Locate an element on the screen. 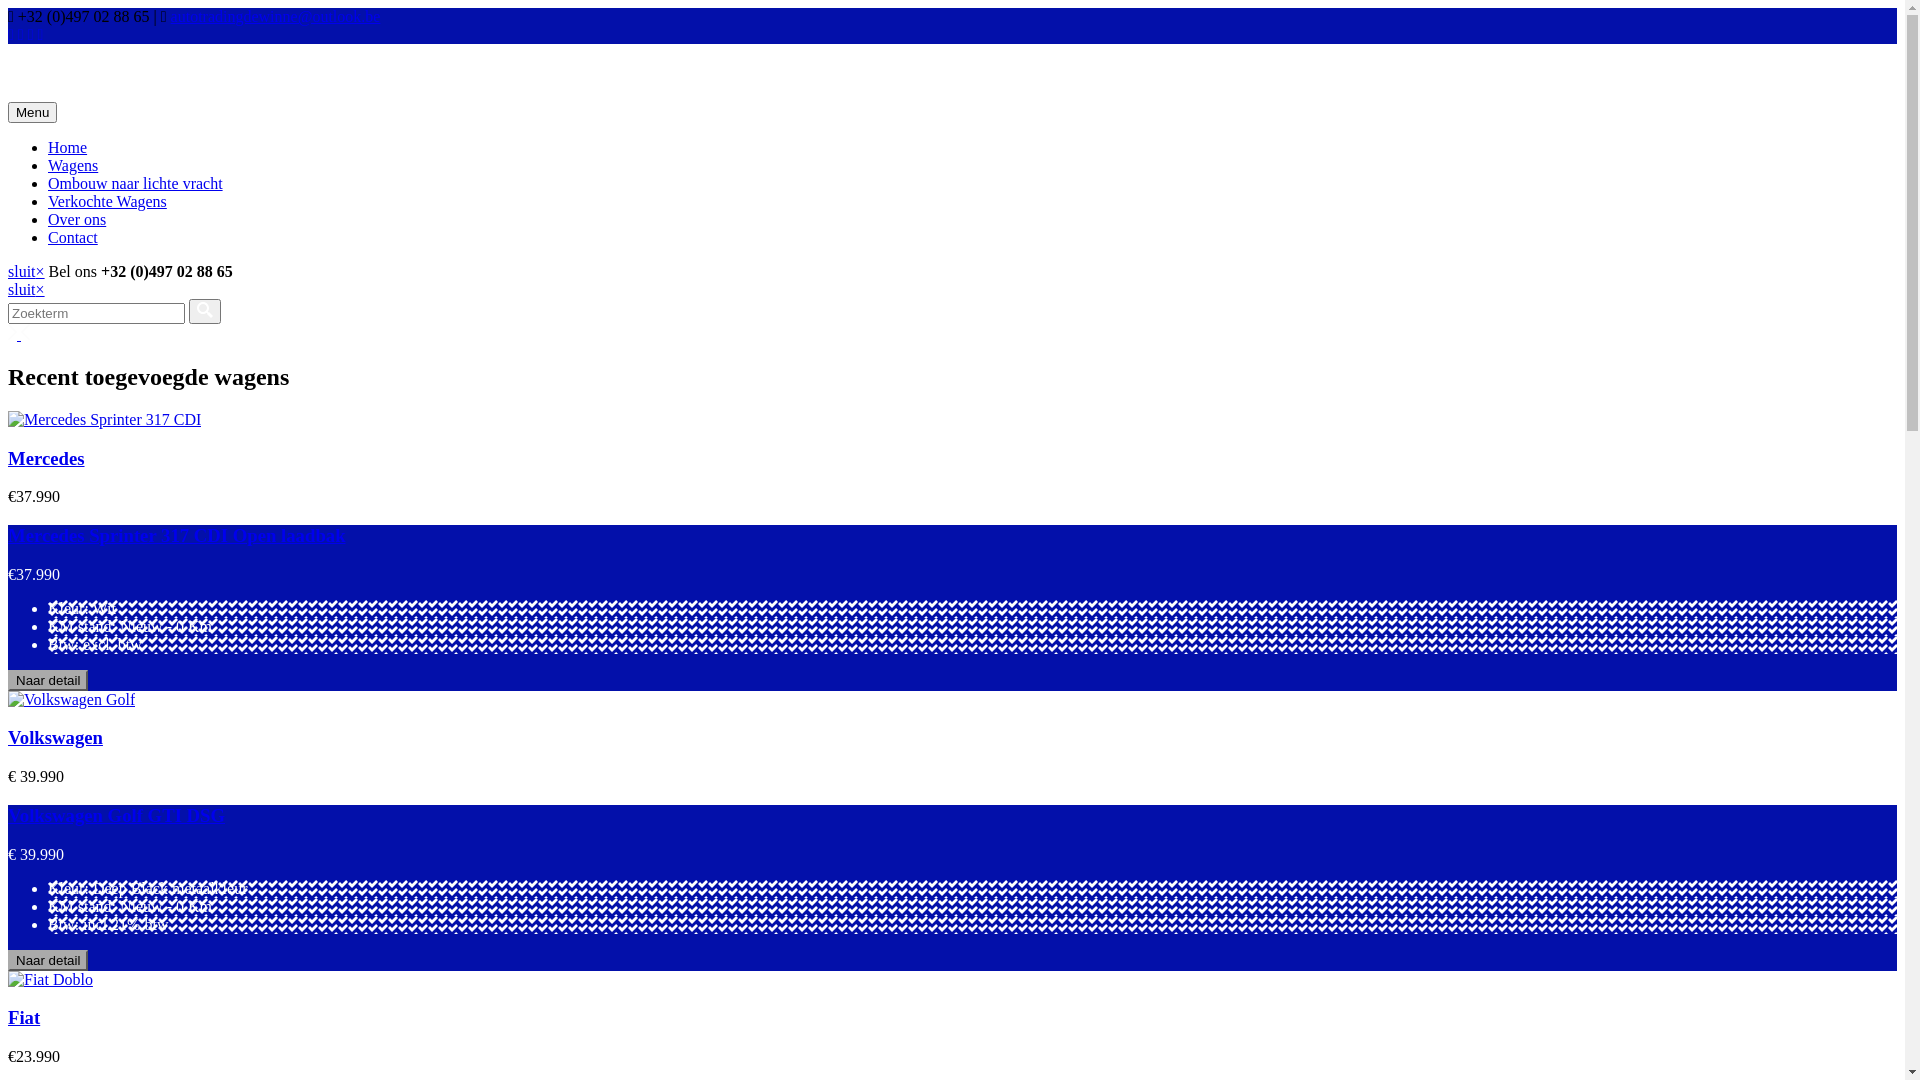 The height and width of the screenshot is (1080, 1920). 'autotradingdewinne@outlook.be' is located at coordinates (274, 16).